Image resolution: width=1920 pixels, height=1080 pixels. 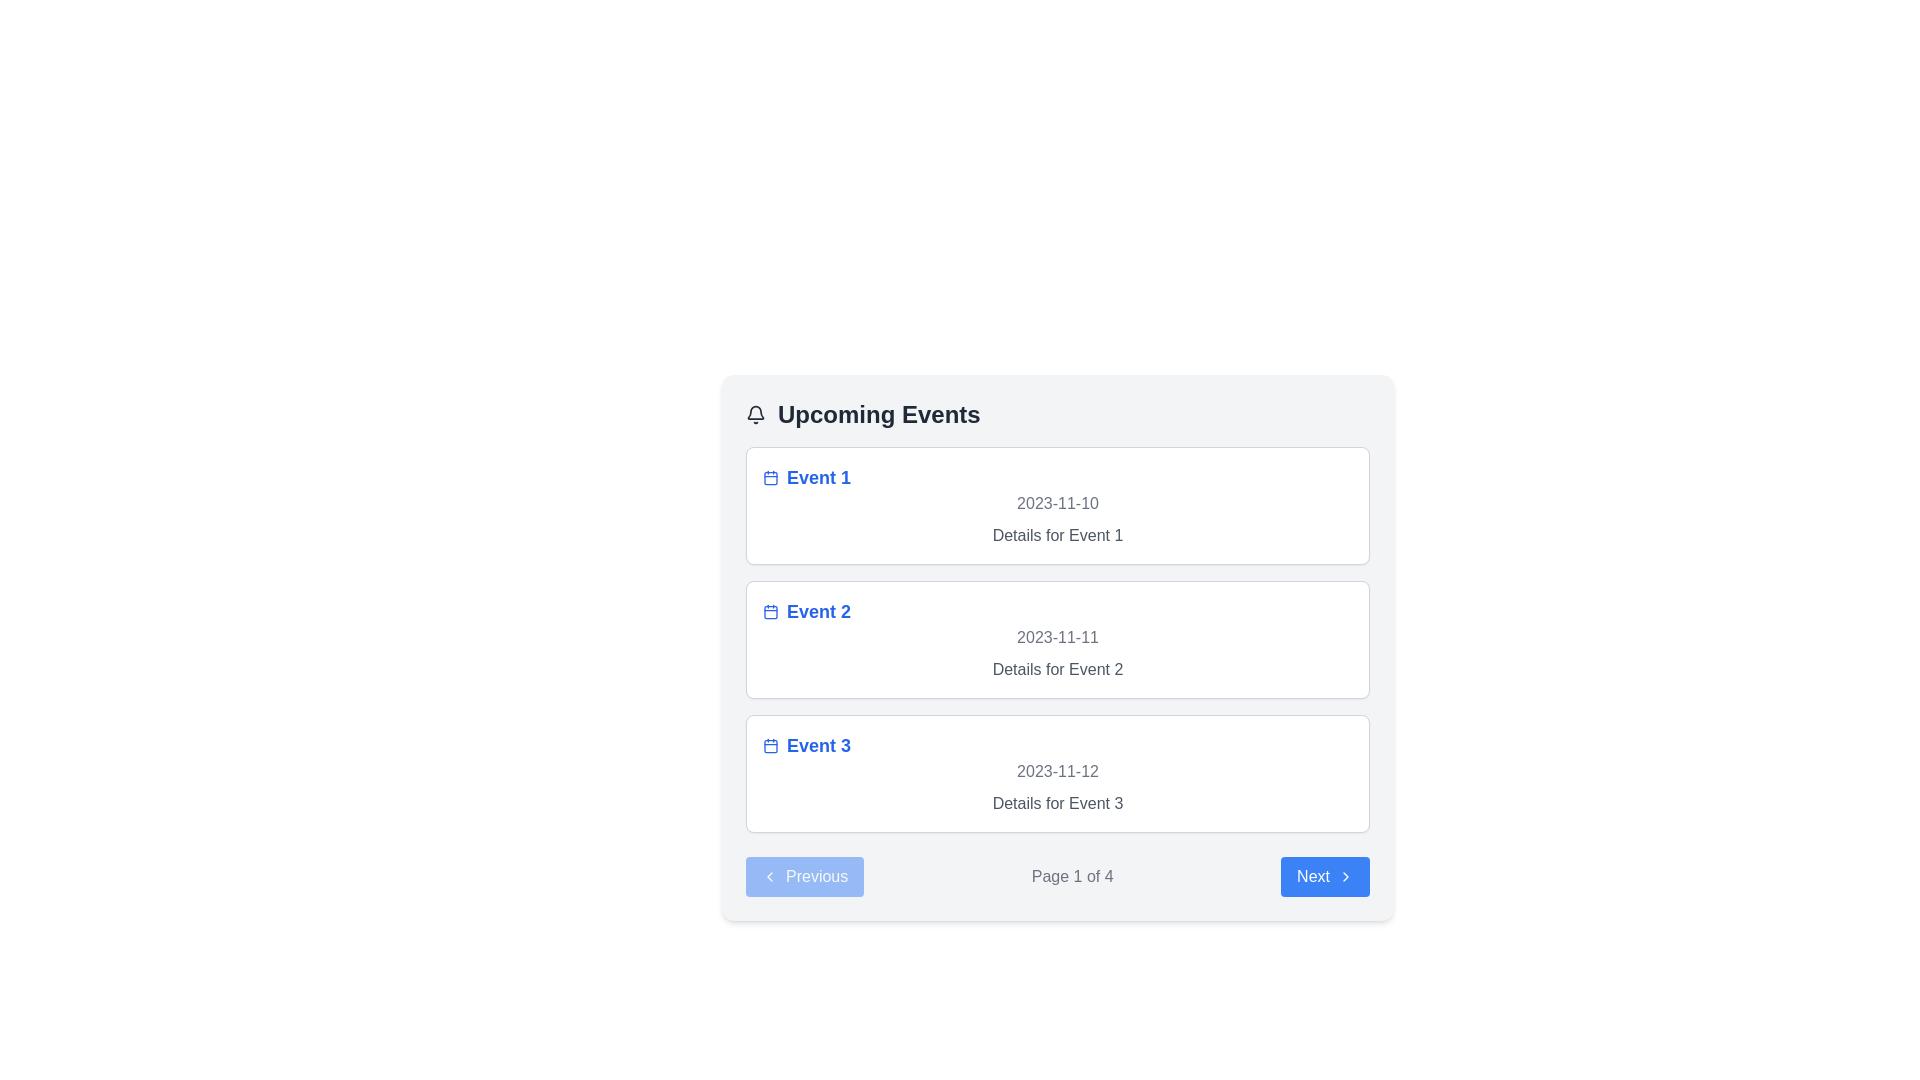 What do you see at coordinates (1056, 640) in the screenshot?
I see `the Information card titled 'Event 2' which is the second card in the 'Upcoming Events' section, featuring a bold blue title, a calendar icon, a gray date, and a longer gray description` at bounding box center [1056, 640].